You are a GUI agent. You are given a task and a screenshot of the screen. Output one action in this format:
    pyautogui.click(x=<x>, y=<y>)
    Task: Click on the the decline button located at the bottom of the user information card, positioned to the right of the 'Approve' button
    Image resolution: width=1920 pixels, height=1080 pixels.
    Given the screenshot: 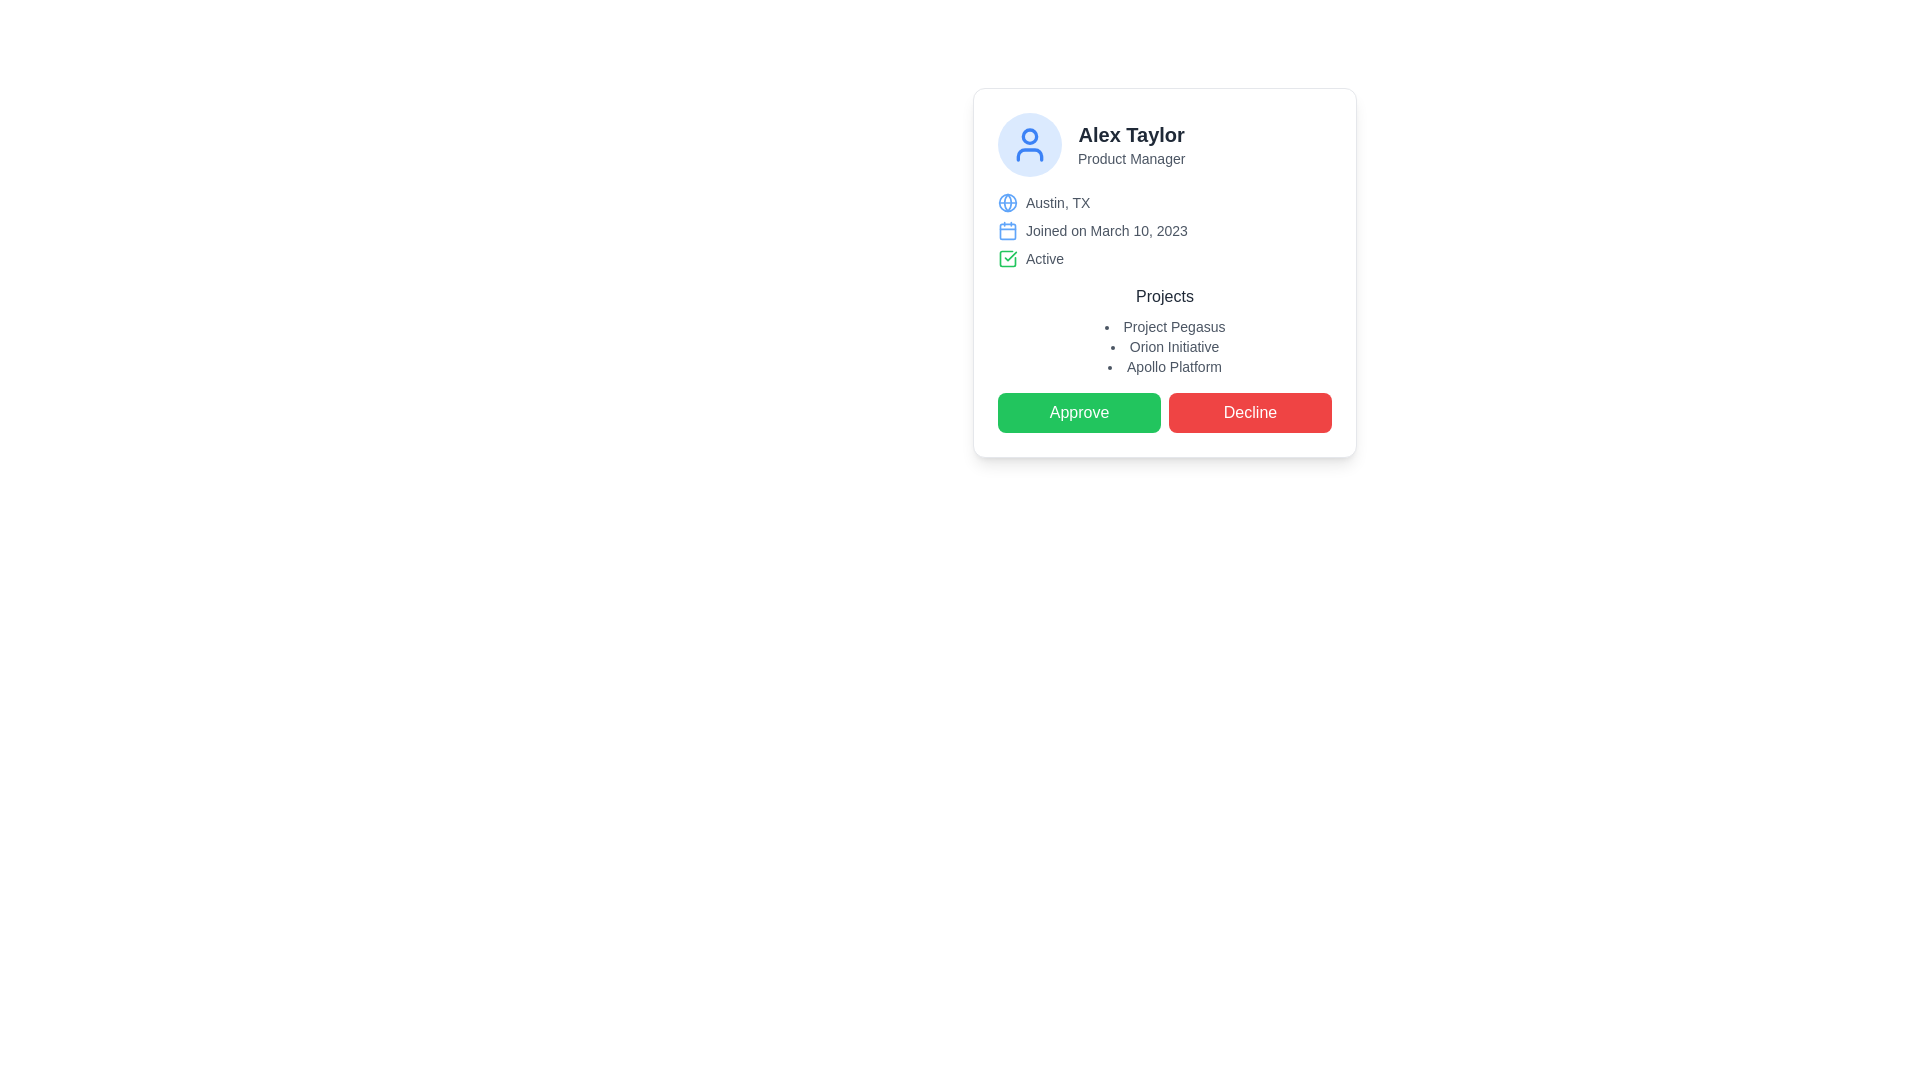 What is the action you would take?
    pyautogui.click(x=1249, y=411)
    